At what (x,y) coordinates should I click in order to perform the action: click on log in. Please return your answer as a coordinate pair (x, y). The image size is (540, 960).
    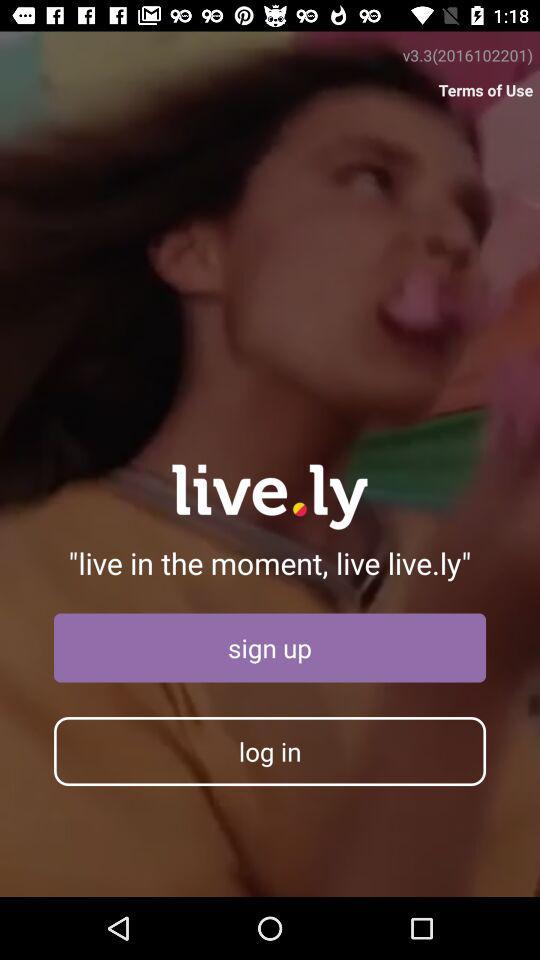
    Looking at the image, I should click on (270, 750).